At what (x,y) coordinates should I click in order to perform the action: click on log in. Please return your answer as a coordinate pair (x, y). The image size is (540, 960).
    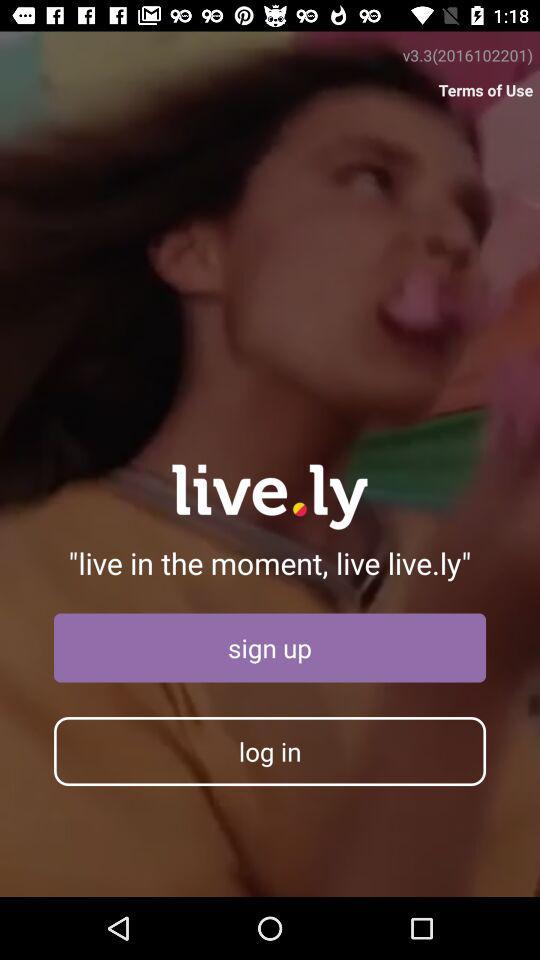
    Looking at the image, I should click on (270, 750).